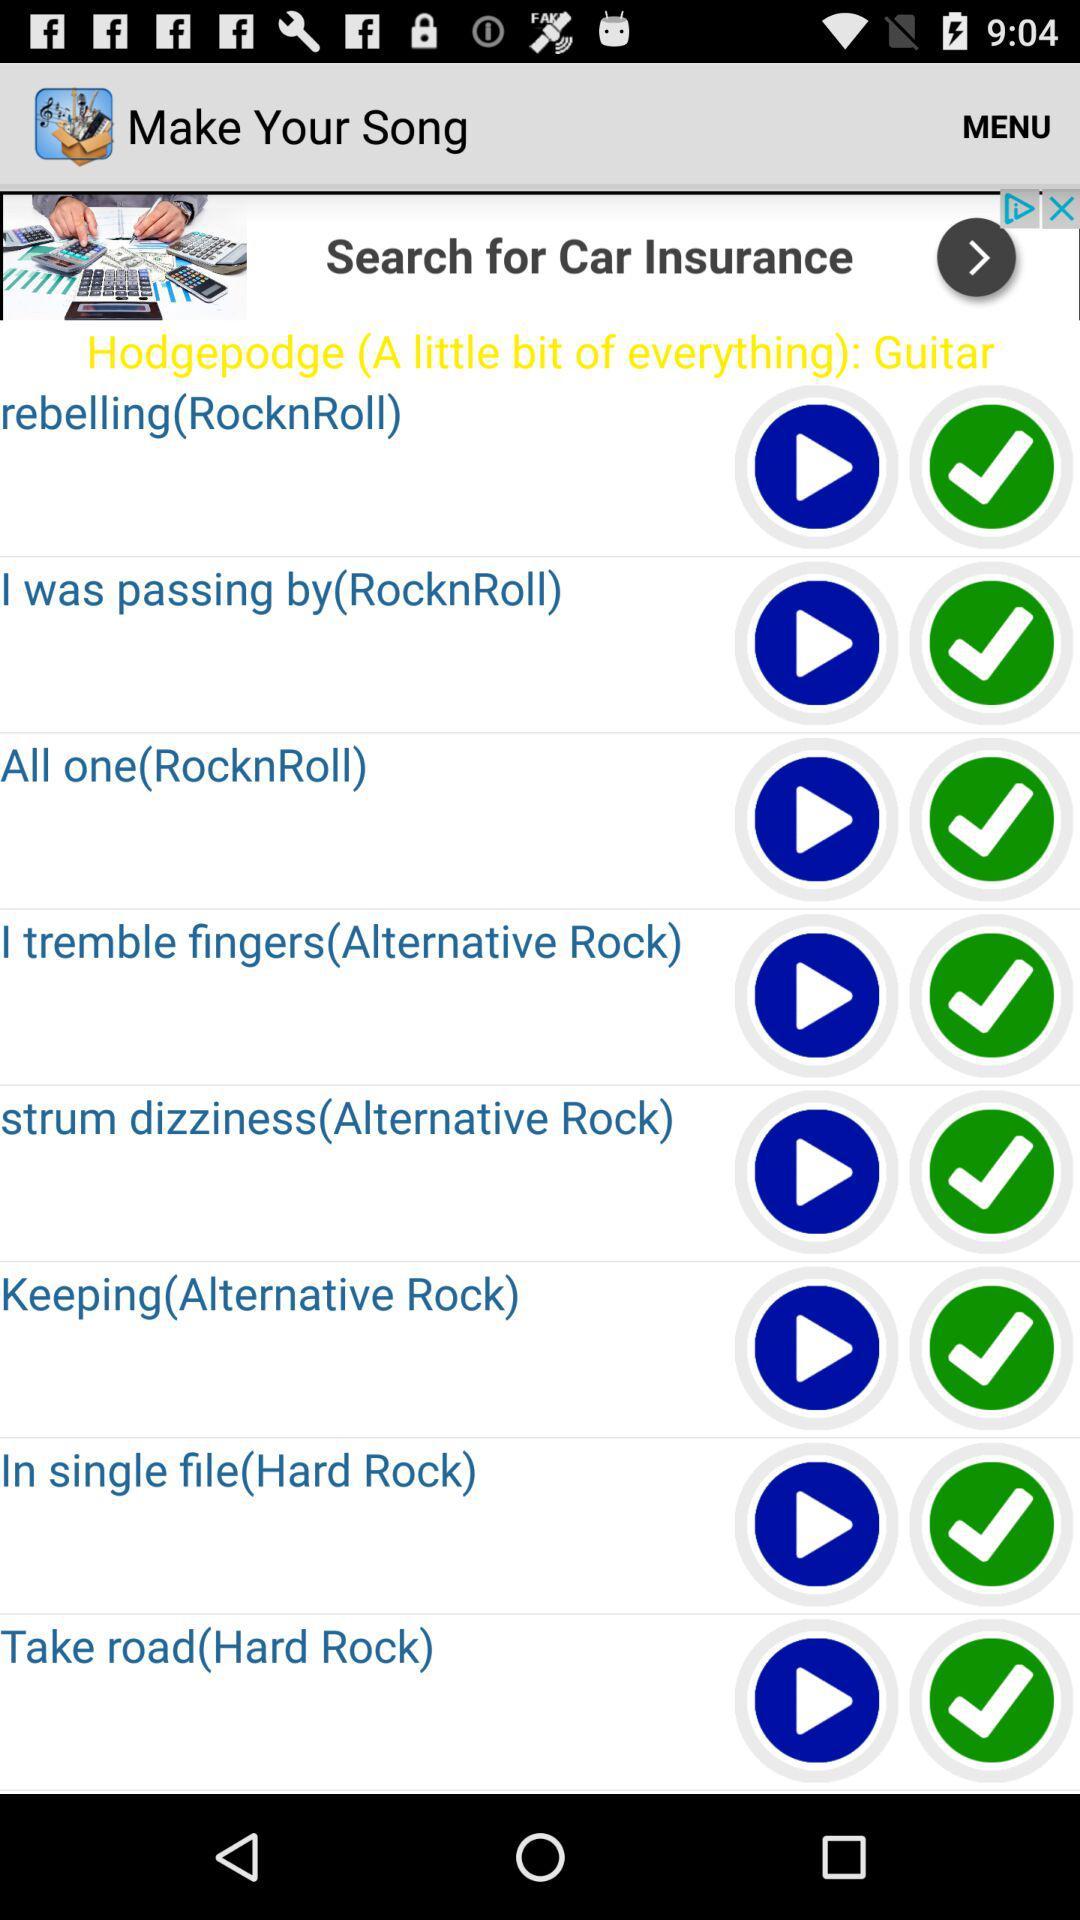  What do you see at coordinates (992, 467) in the screenshot?
I see `tick column` at bounding box center [992, 467].